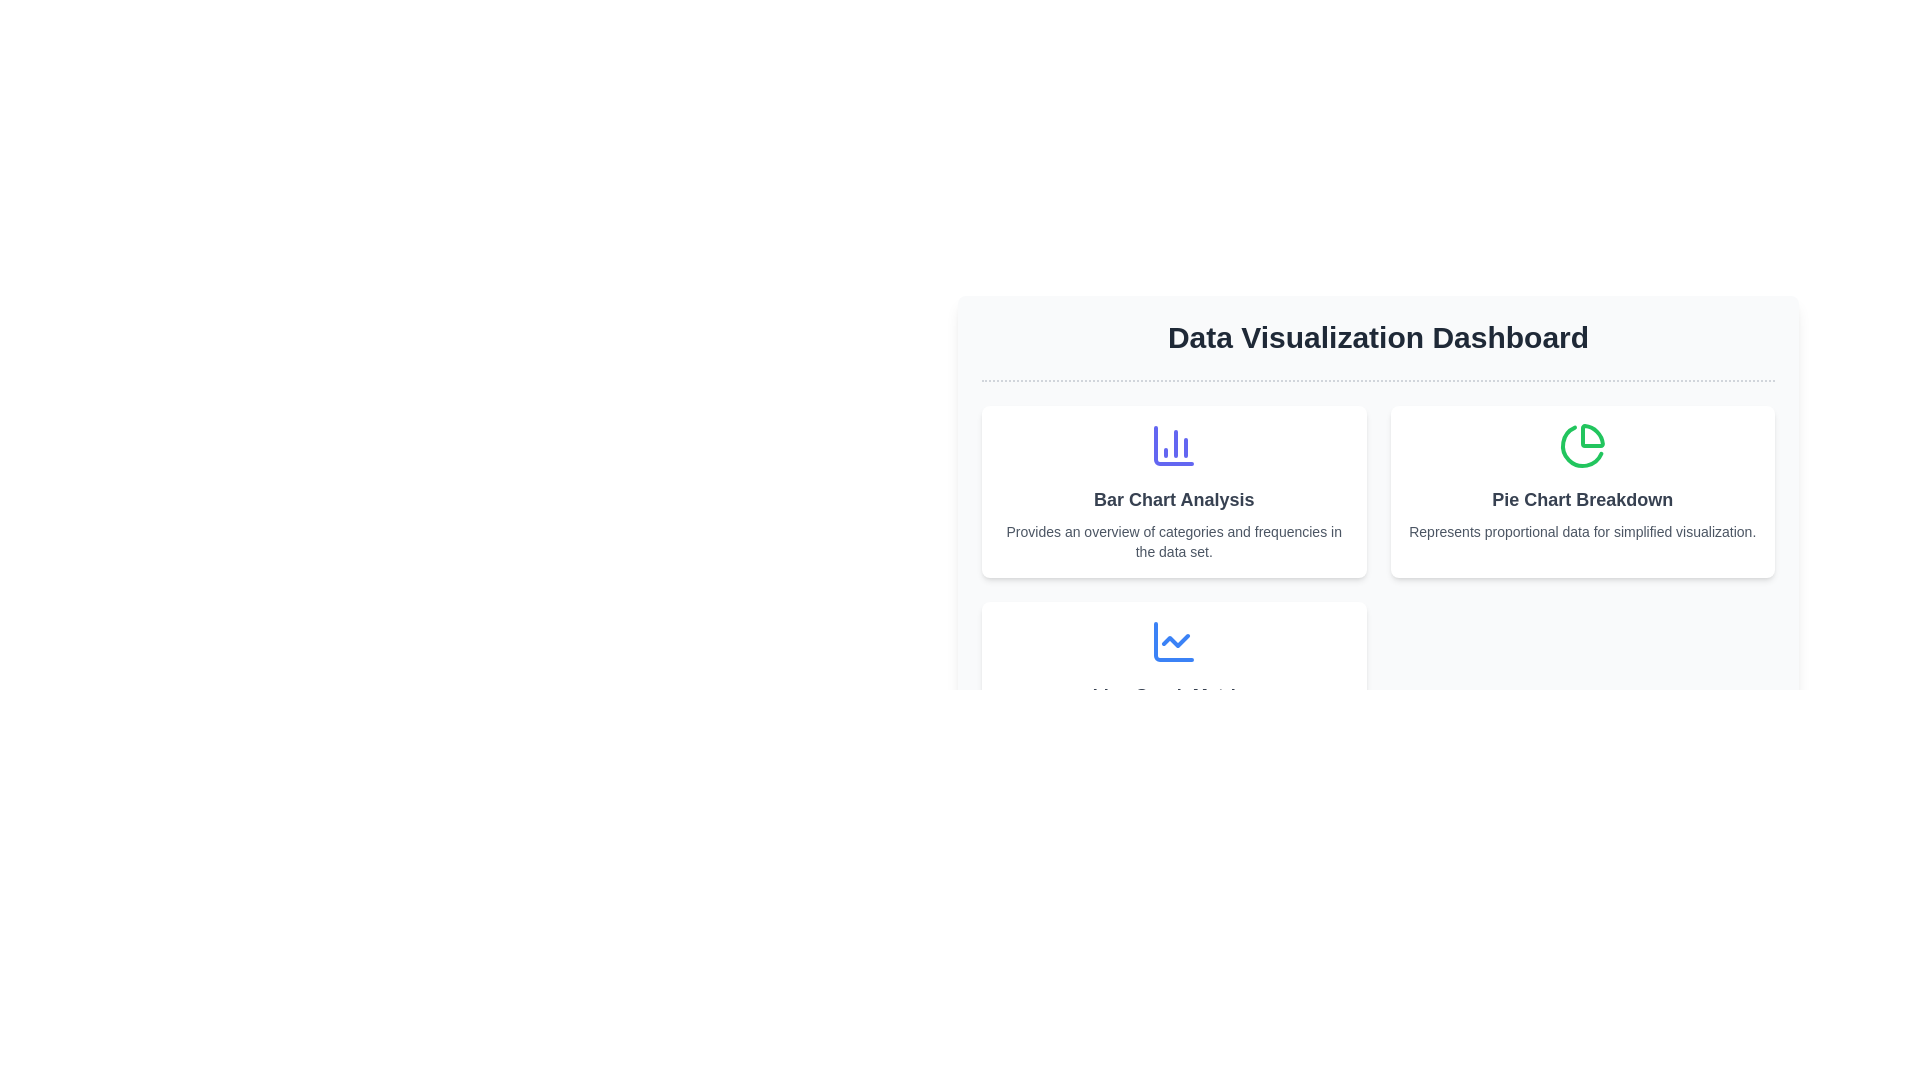 The width and height of the screenshot is (1920, 1080). What do you see at coordinates (1581, 492) in the screenshot?
I see `the Information card in the upper-right quadrant of the 'Data Visualization Dashboard'` at bounding box center [1581, 492].